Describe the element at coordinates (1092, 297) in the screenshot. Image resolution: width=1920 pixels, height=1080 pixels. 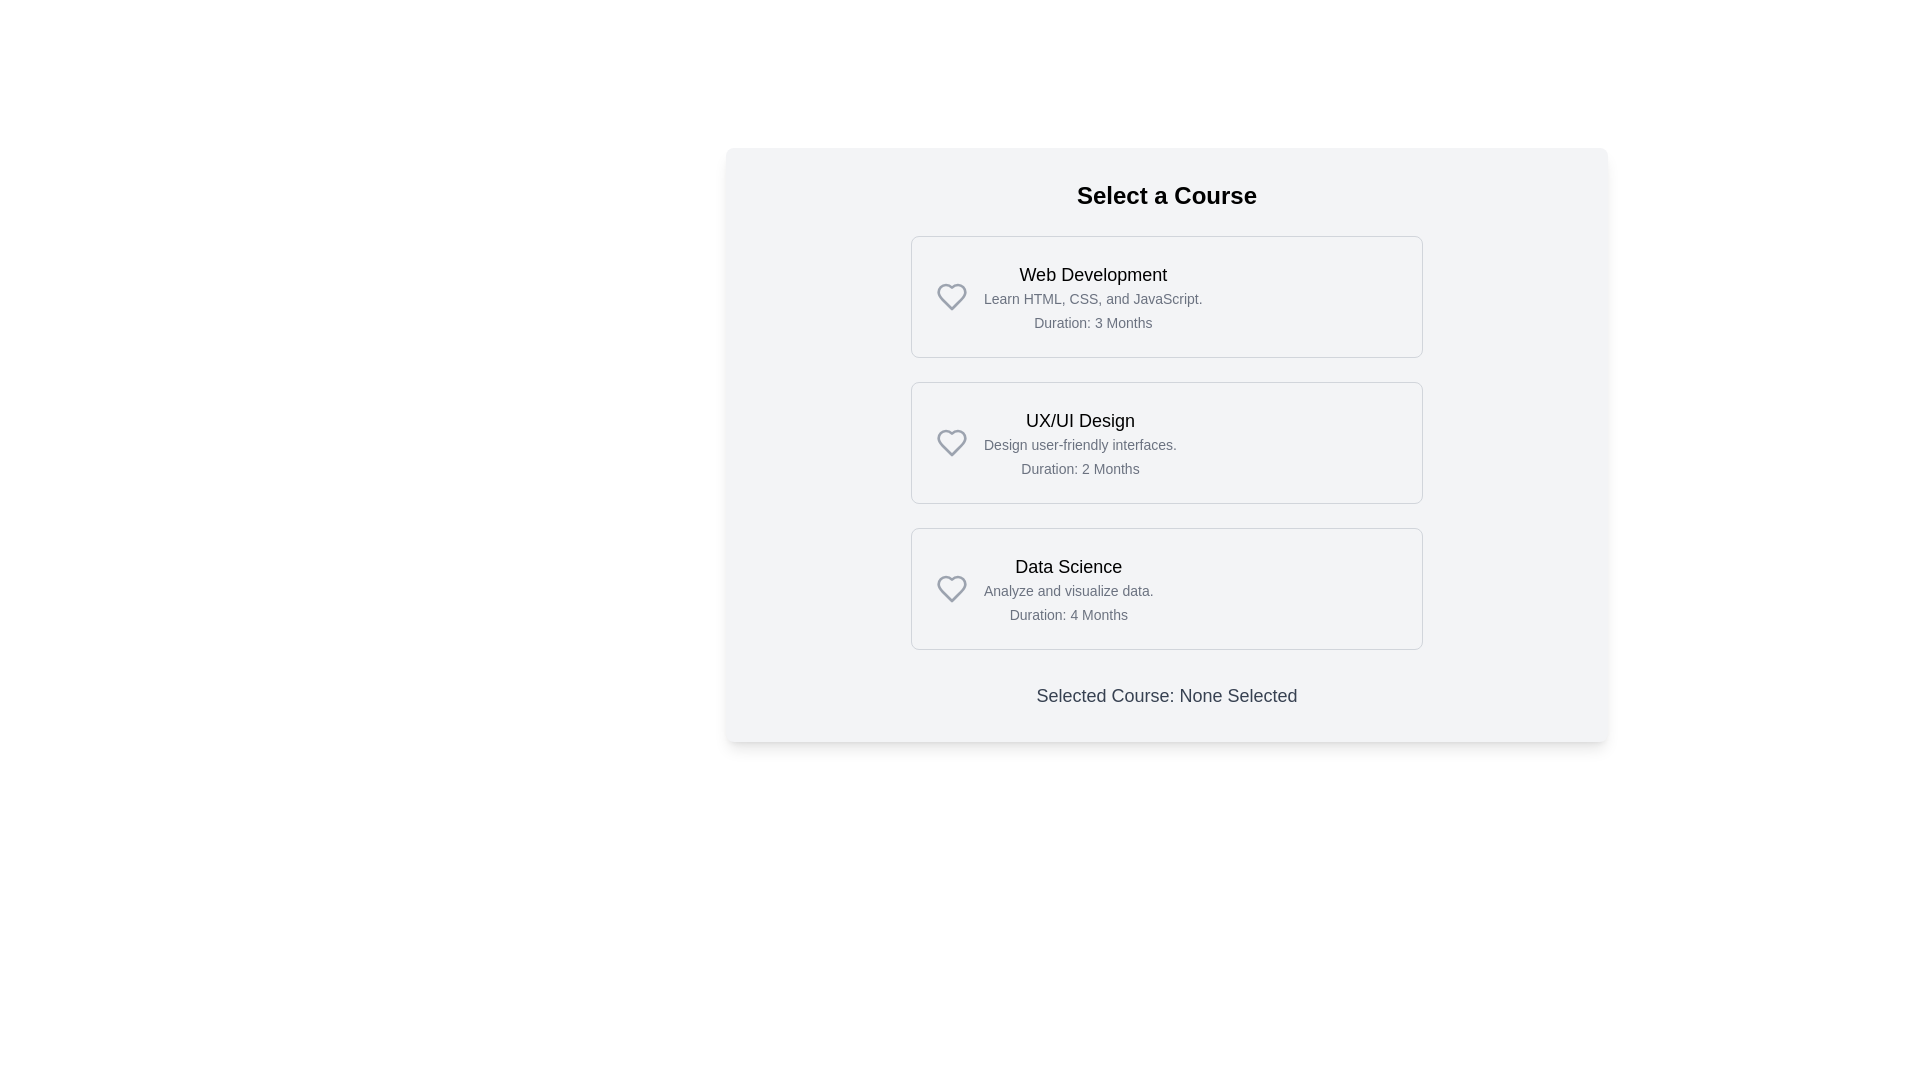
I see `informational text block about the 'Web Development' course, which is the first entry in a vertically-aligned list of course options` at that location.